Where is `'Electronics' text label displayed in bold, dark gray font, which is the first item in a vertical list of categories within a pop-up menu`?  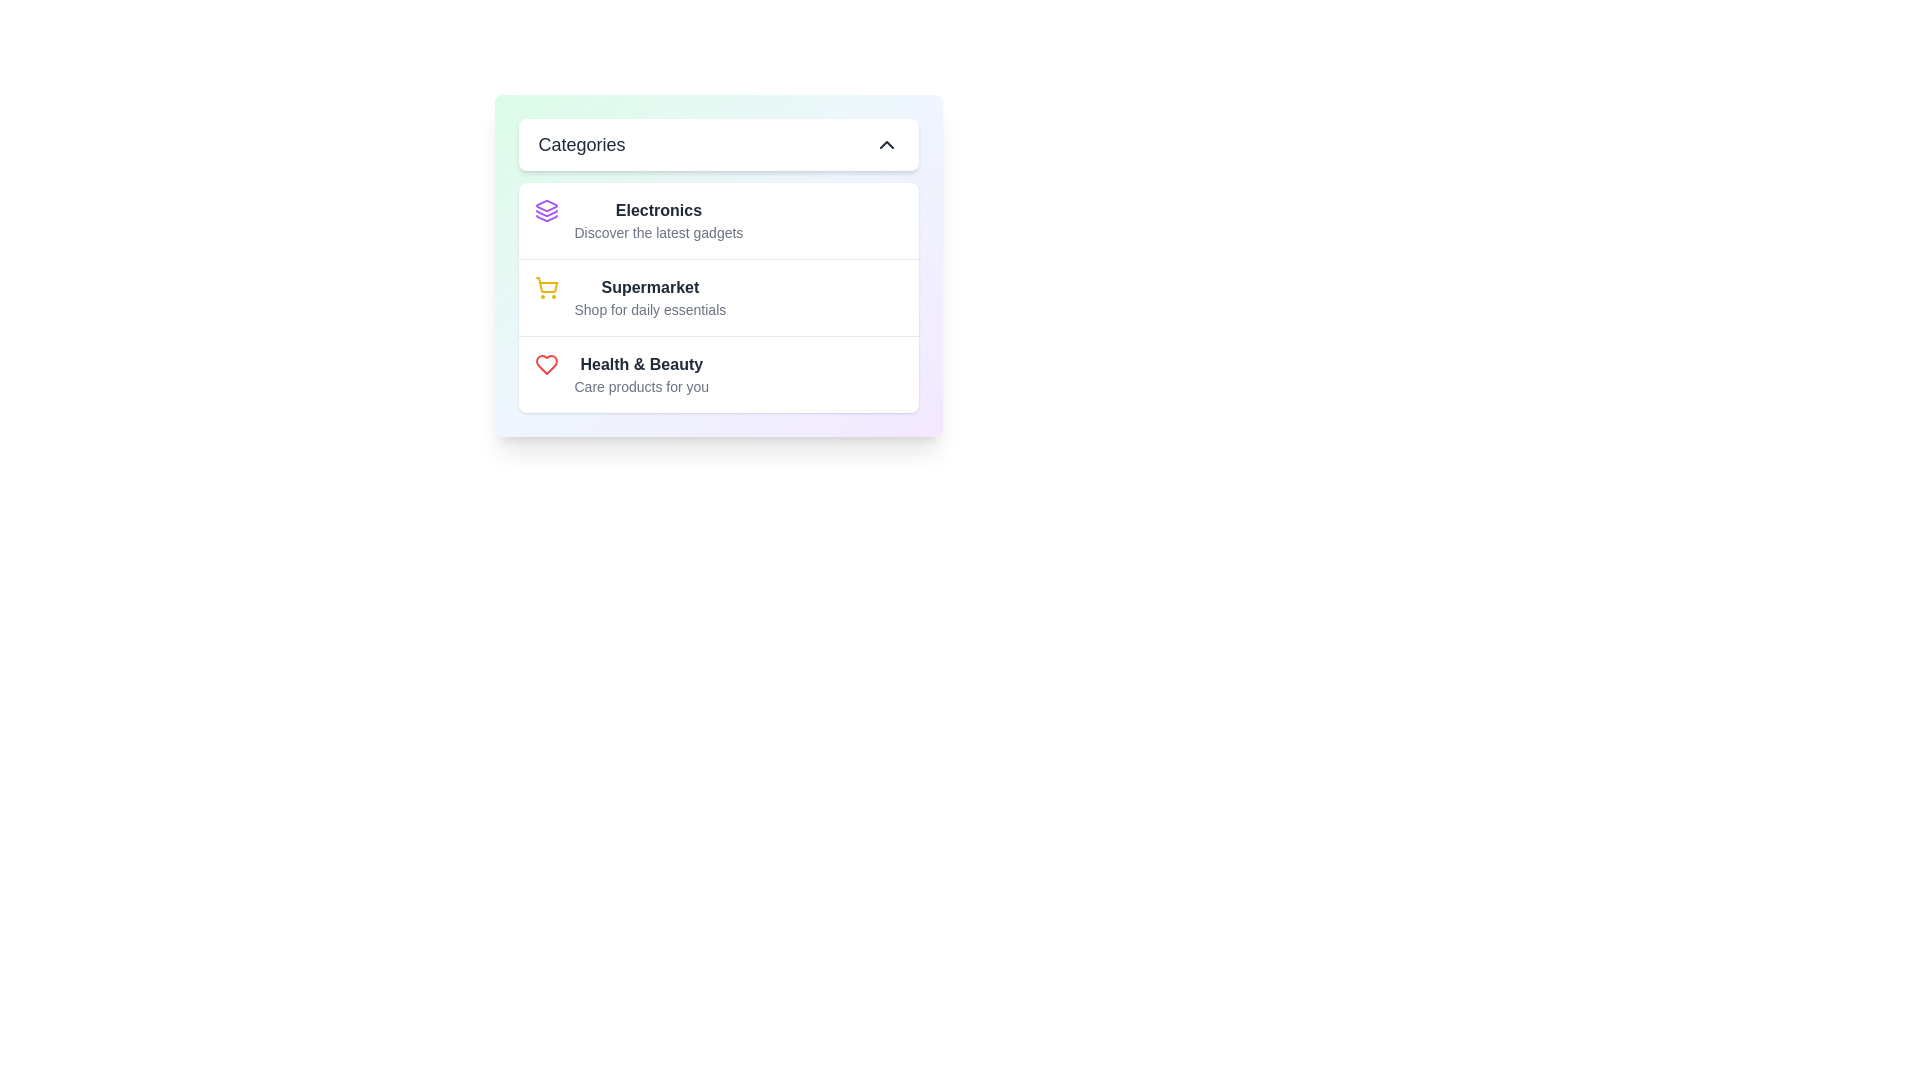 'Electronics' text label displayed in bold, dark gray font, which is the first item in a vertical list of categories within a pop-up menu is located at coordinates (658, 211).